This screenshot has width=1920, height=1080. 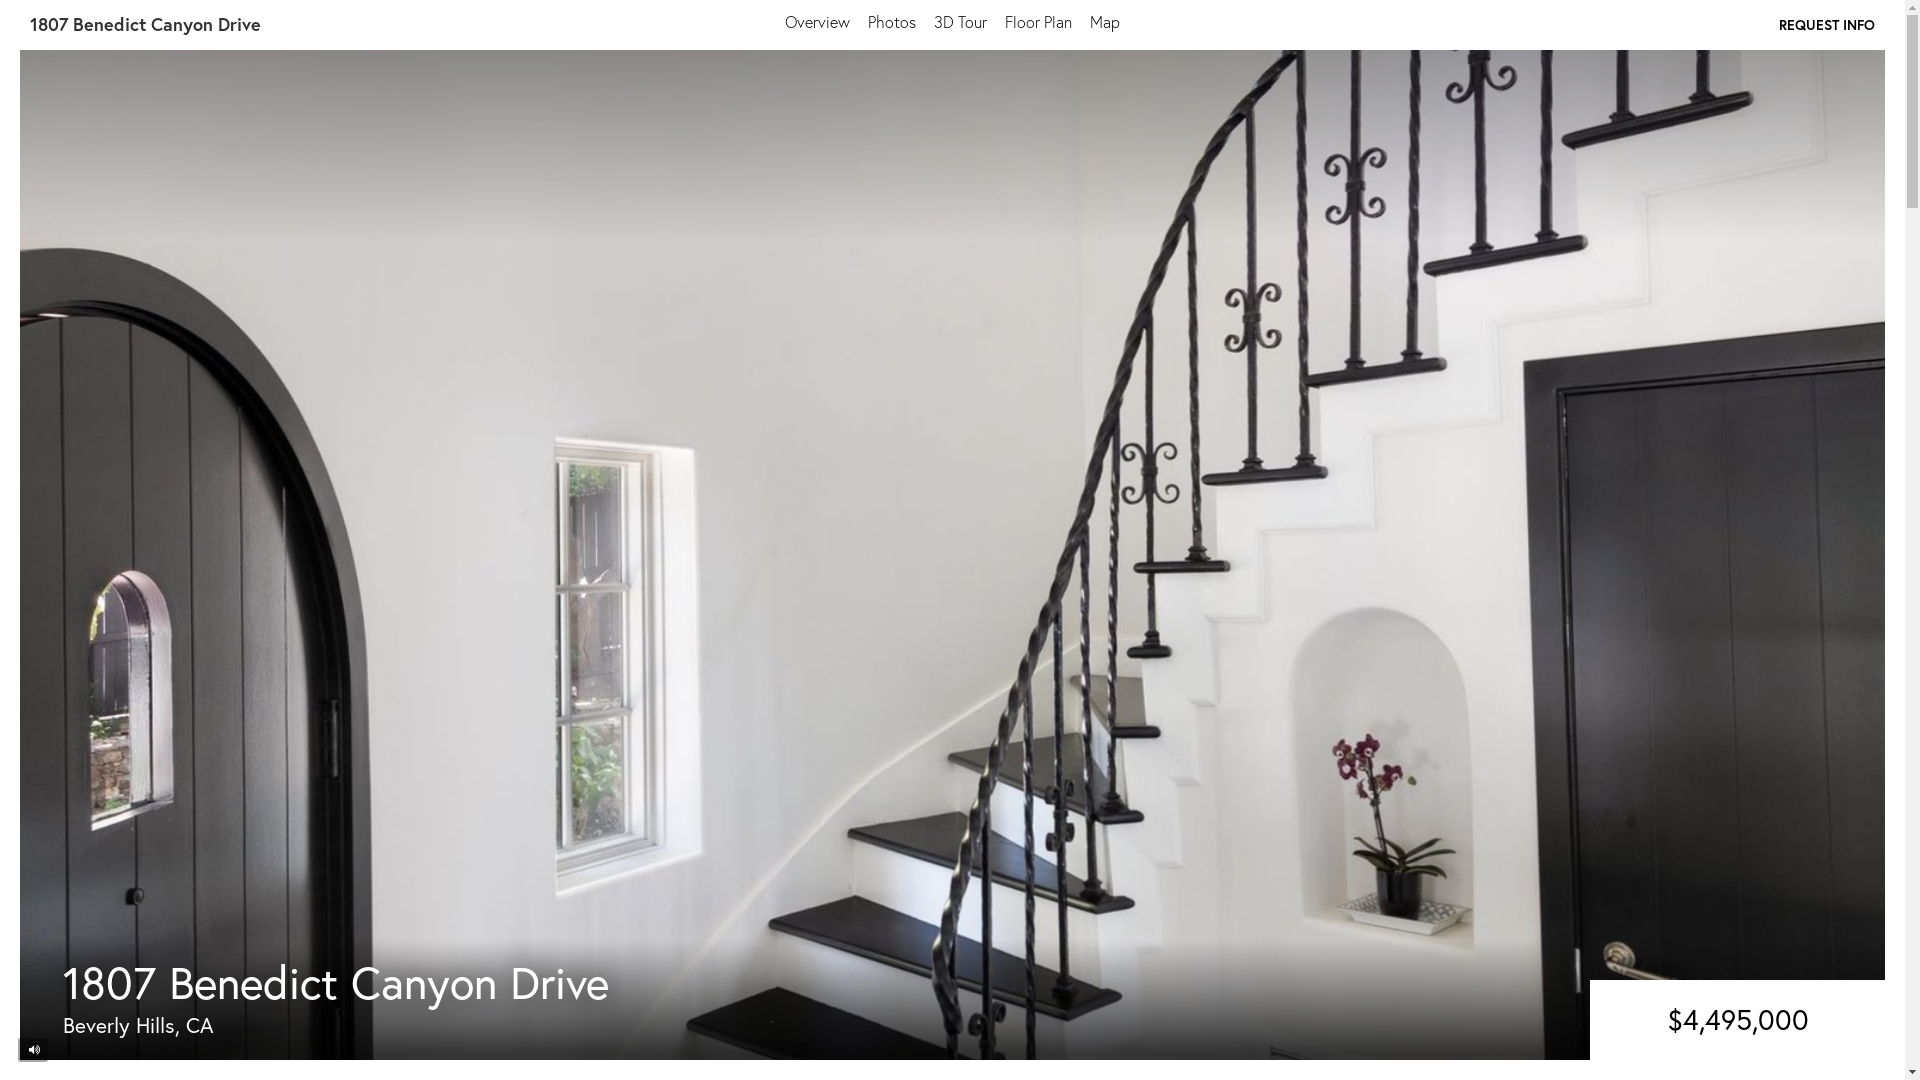 I want to click on 'Photos', so click(x=868, y=21).